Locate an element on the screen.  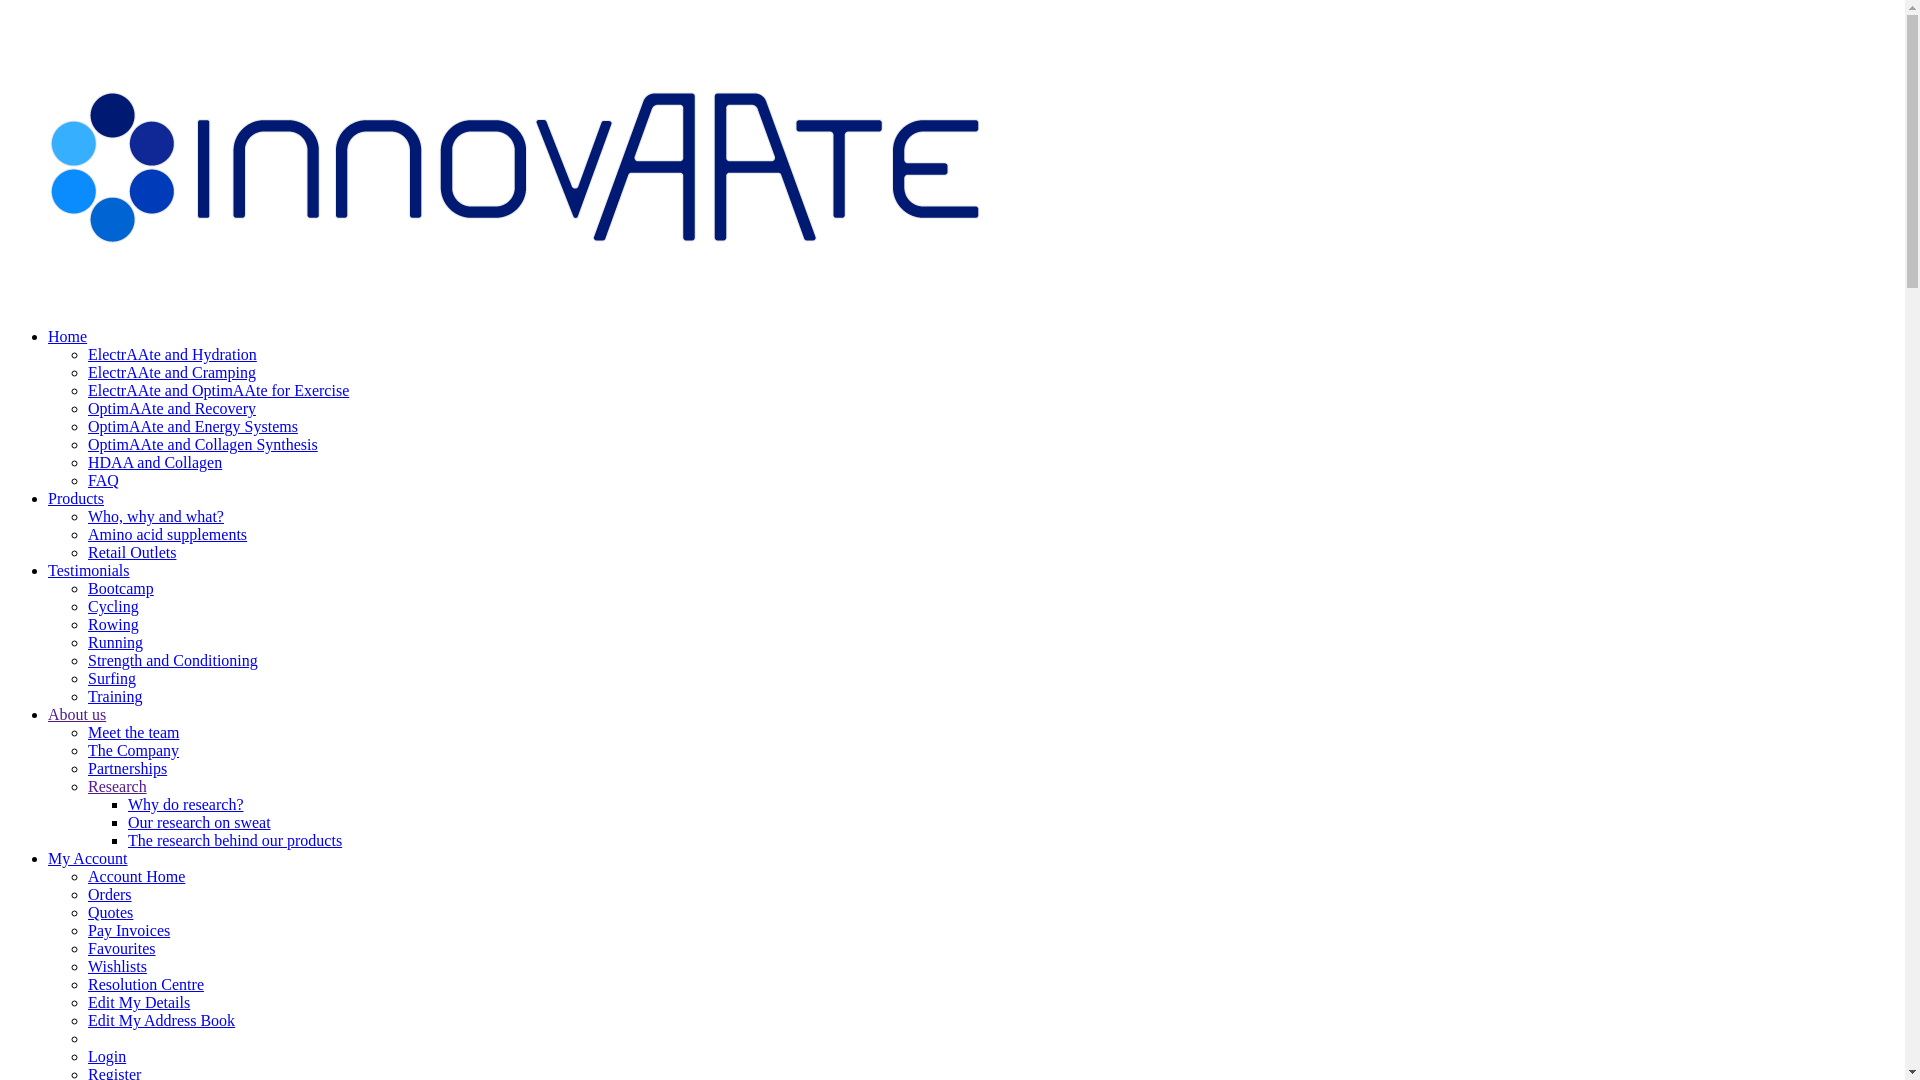
'Orders' is located at coordinates (86, 893).